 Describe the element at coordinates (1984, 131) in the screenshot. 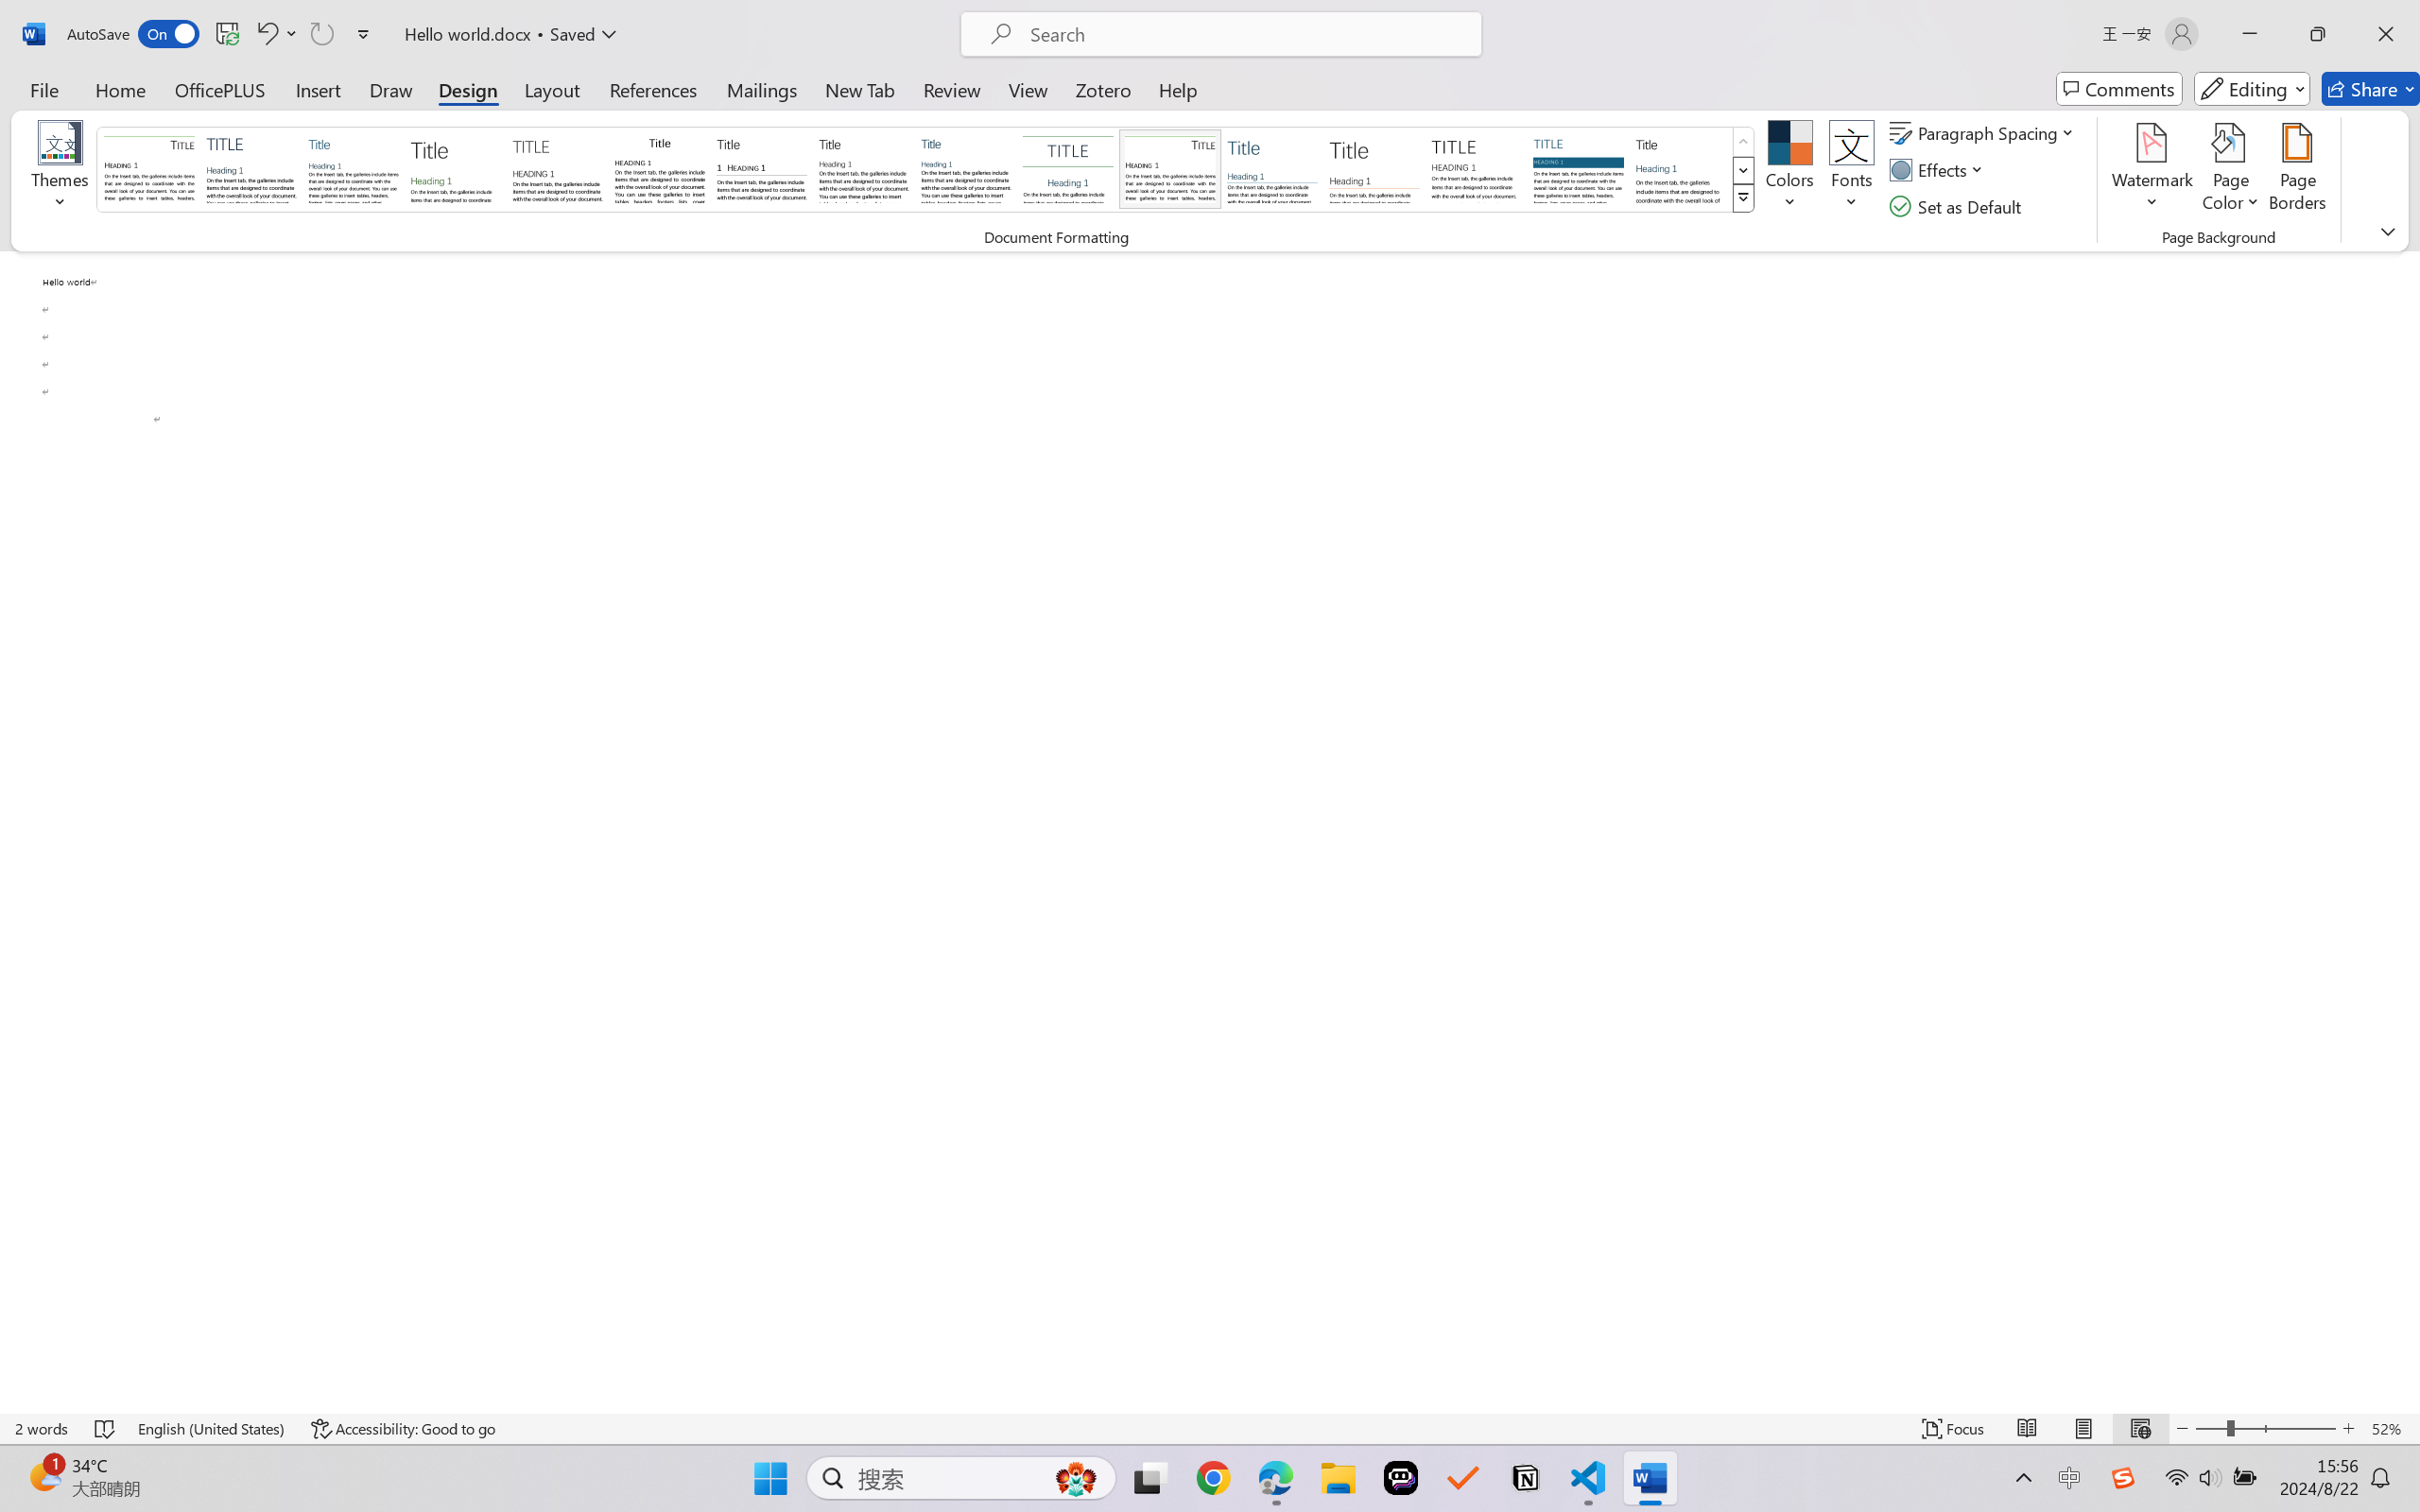

I see `'Paragraph Spacing'` at that location.